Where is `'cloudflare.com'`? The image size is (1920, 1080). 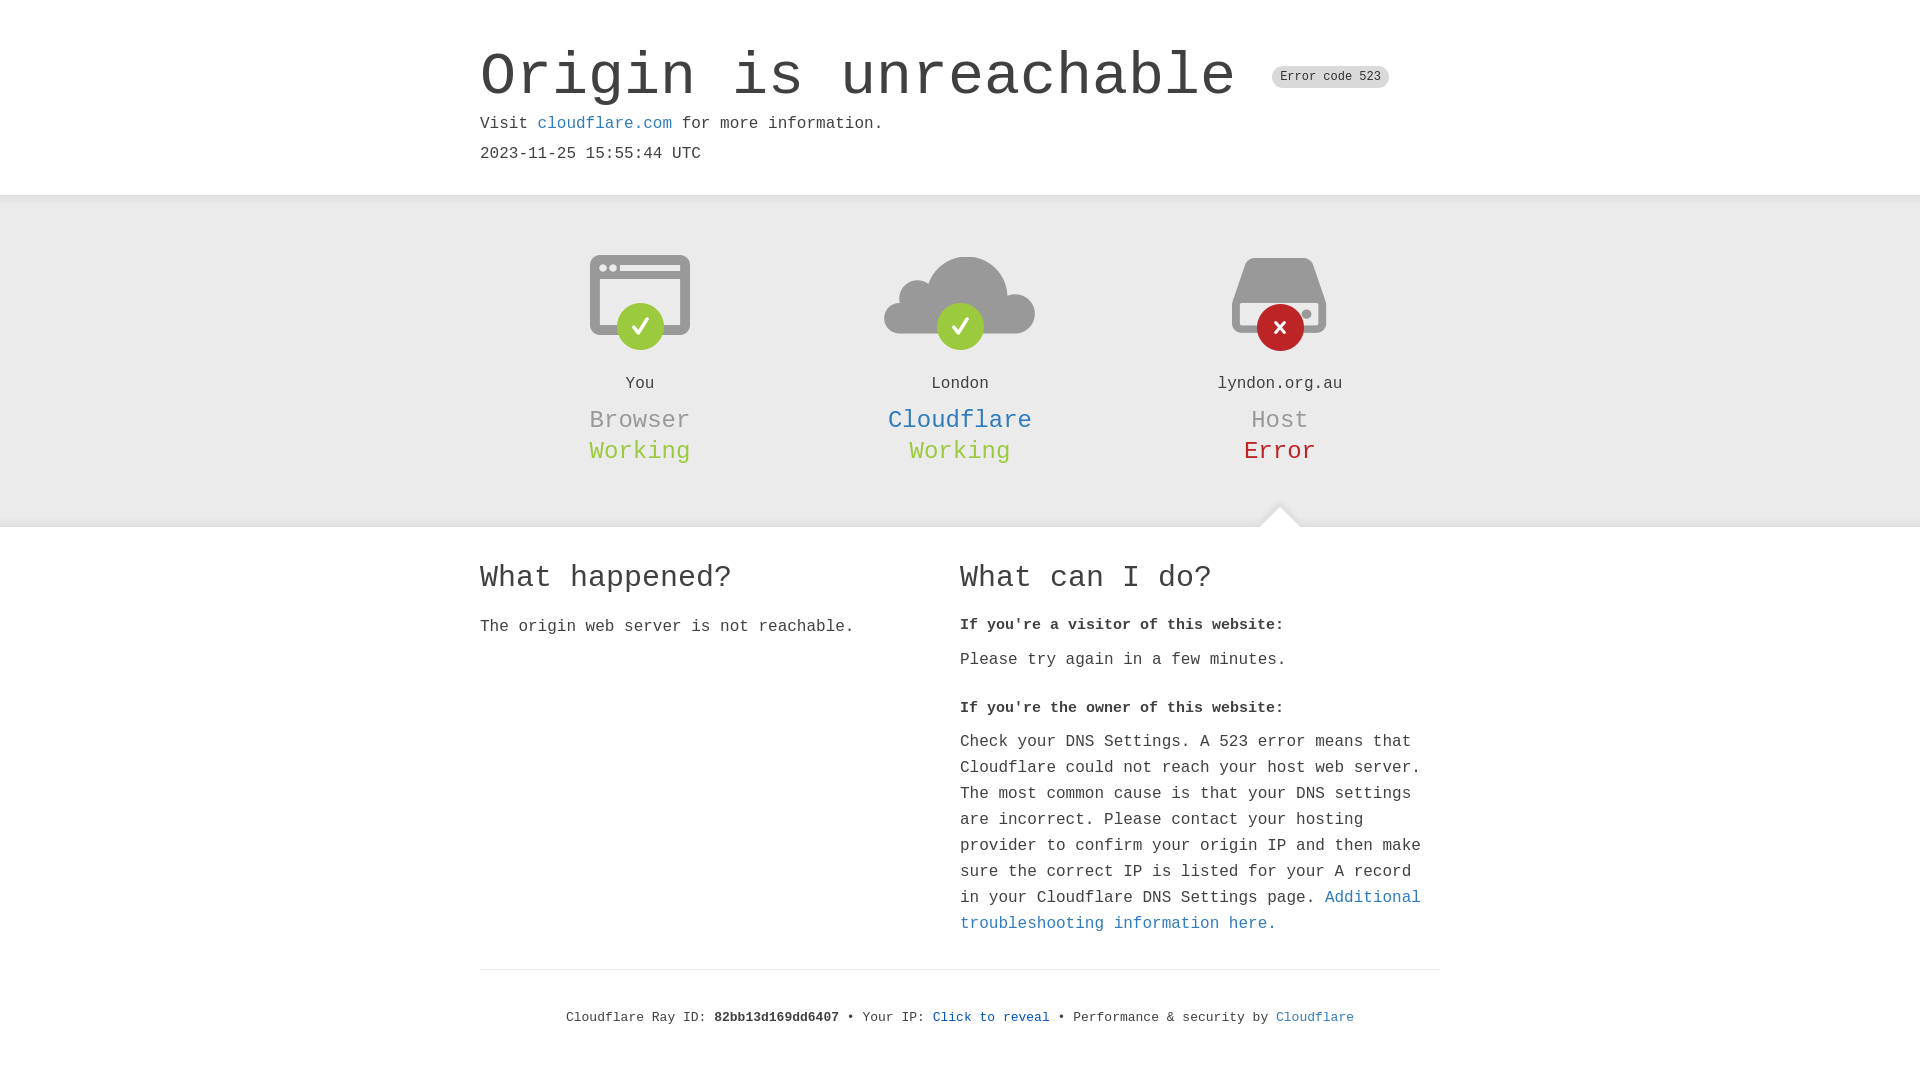 'cloudflare.com' is located at coordinates (603, 123).